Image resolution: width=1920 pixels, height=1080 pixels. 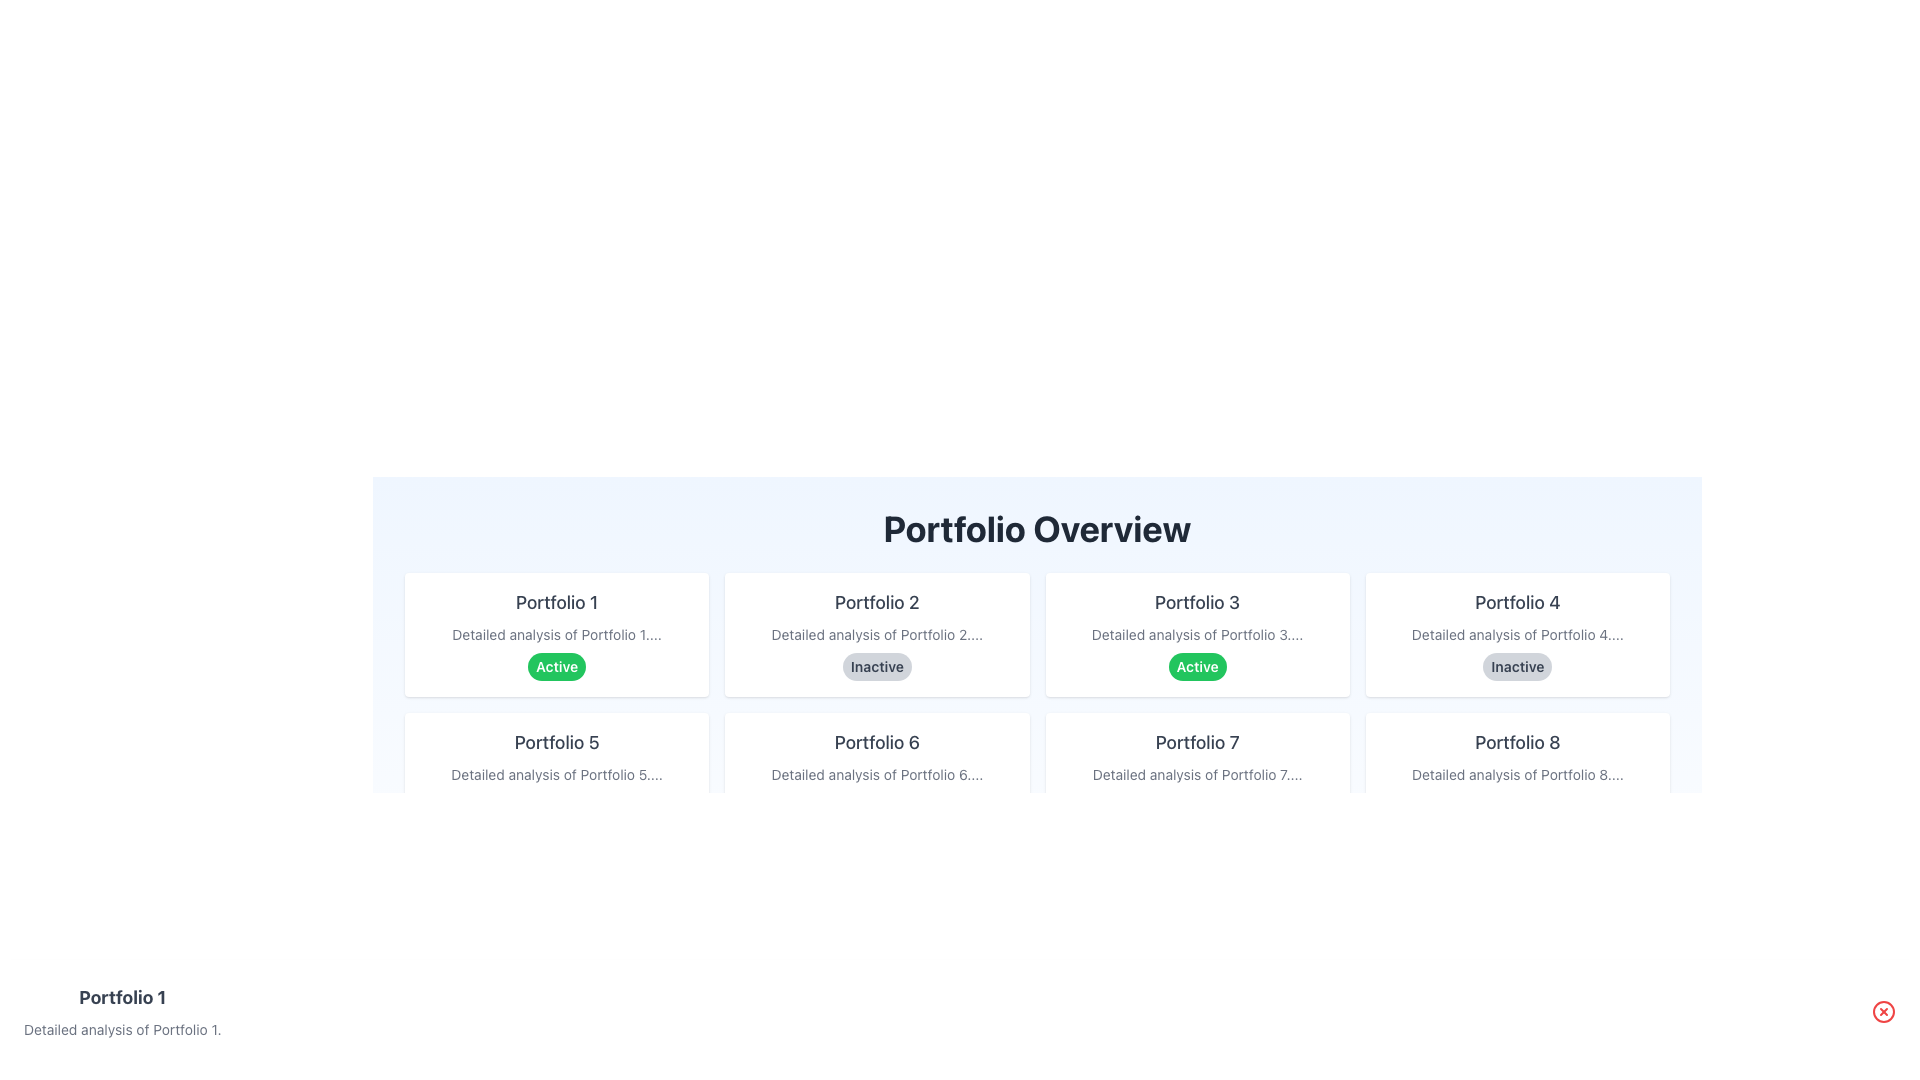 What do you see at coordinates (1197, 635) in the screenshot?
I see `the supportive text element that provides additional details about 'Portfolio 3', located in the first row, third column of the grid layout, below the title text and above the status indicator ('Active')` at bounding box center [1197, 635].